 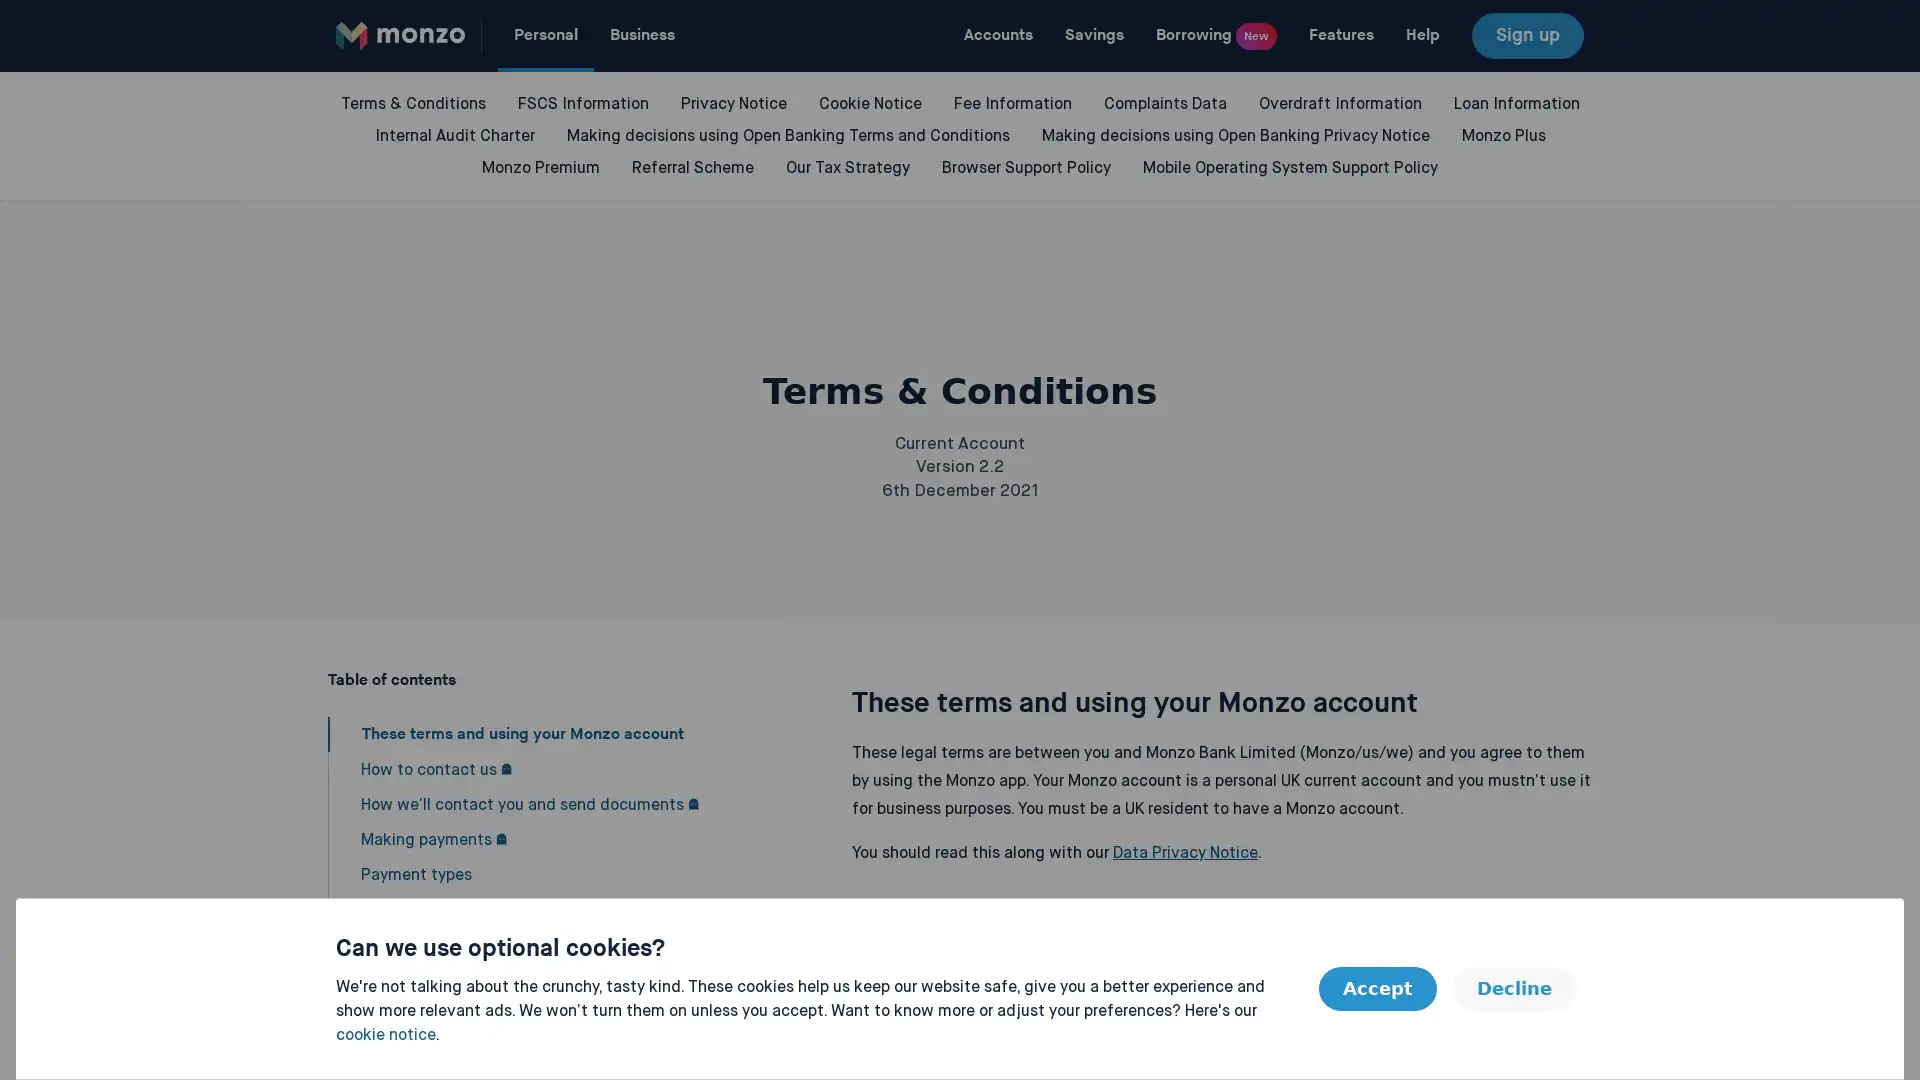 What do you see at coordinates (1376, 987) in the screenshot?
I see `Accept` at bounding box center [1376, 987].